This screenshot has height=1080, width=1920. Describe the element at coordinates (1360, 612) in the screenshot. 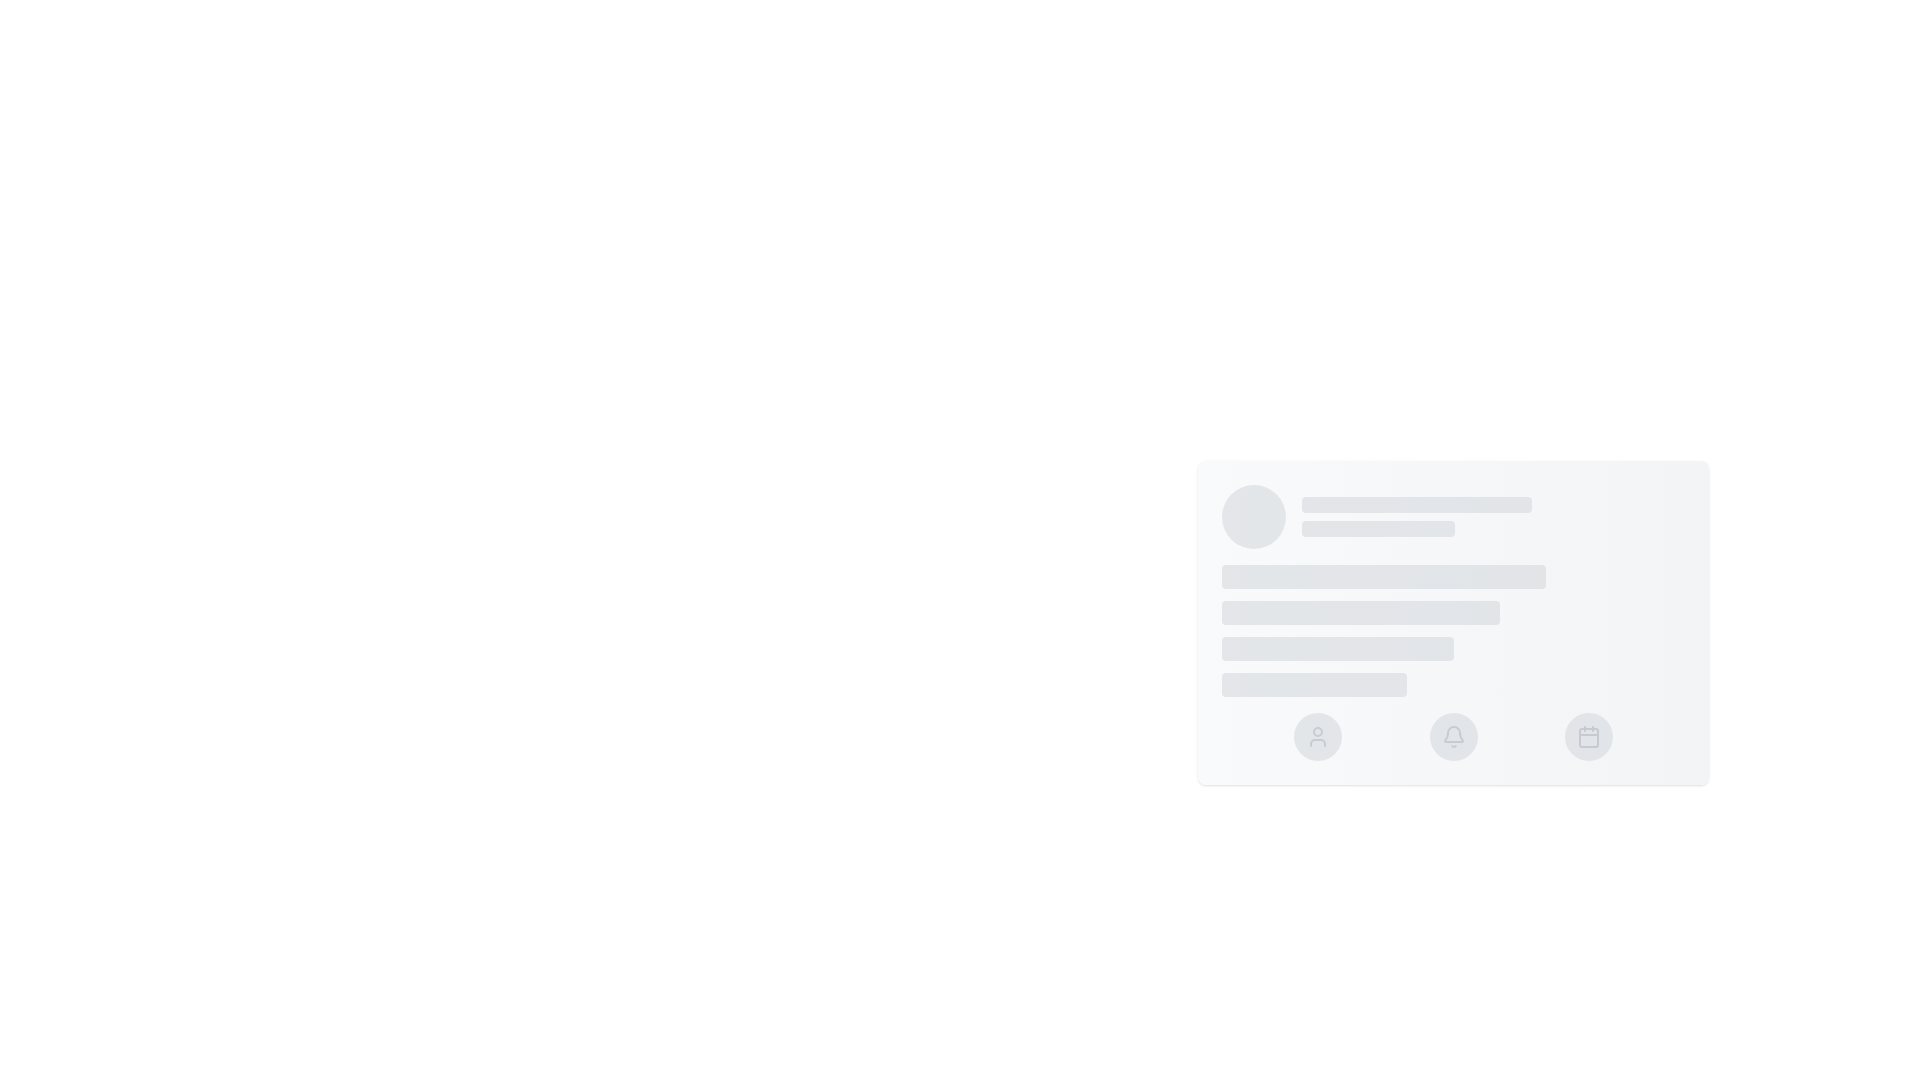

I see `the second Skeleton loader bar, which serves as a visual representation for loading content, located centrally below the first element in a vertical stack of four similar elements` at that location.